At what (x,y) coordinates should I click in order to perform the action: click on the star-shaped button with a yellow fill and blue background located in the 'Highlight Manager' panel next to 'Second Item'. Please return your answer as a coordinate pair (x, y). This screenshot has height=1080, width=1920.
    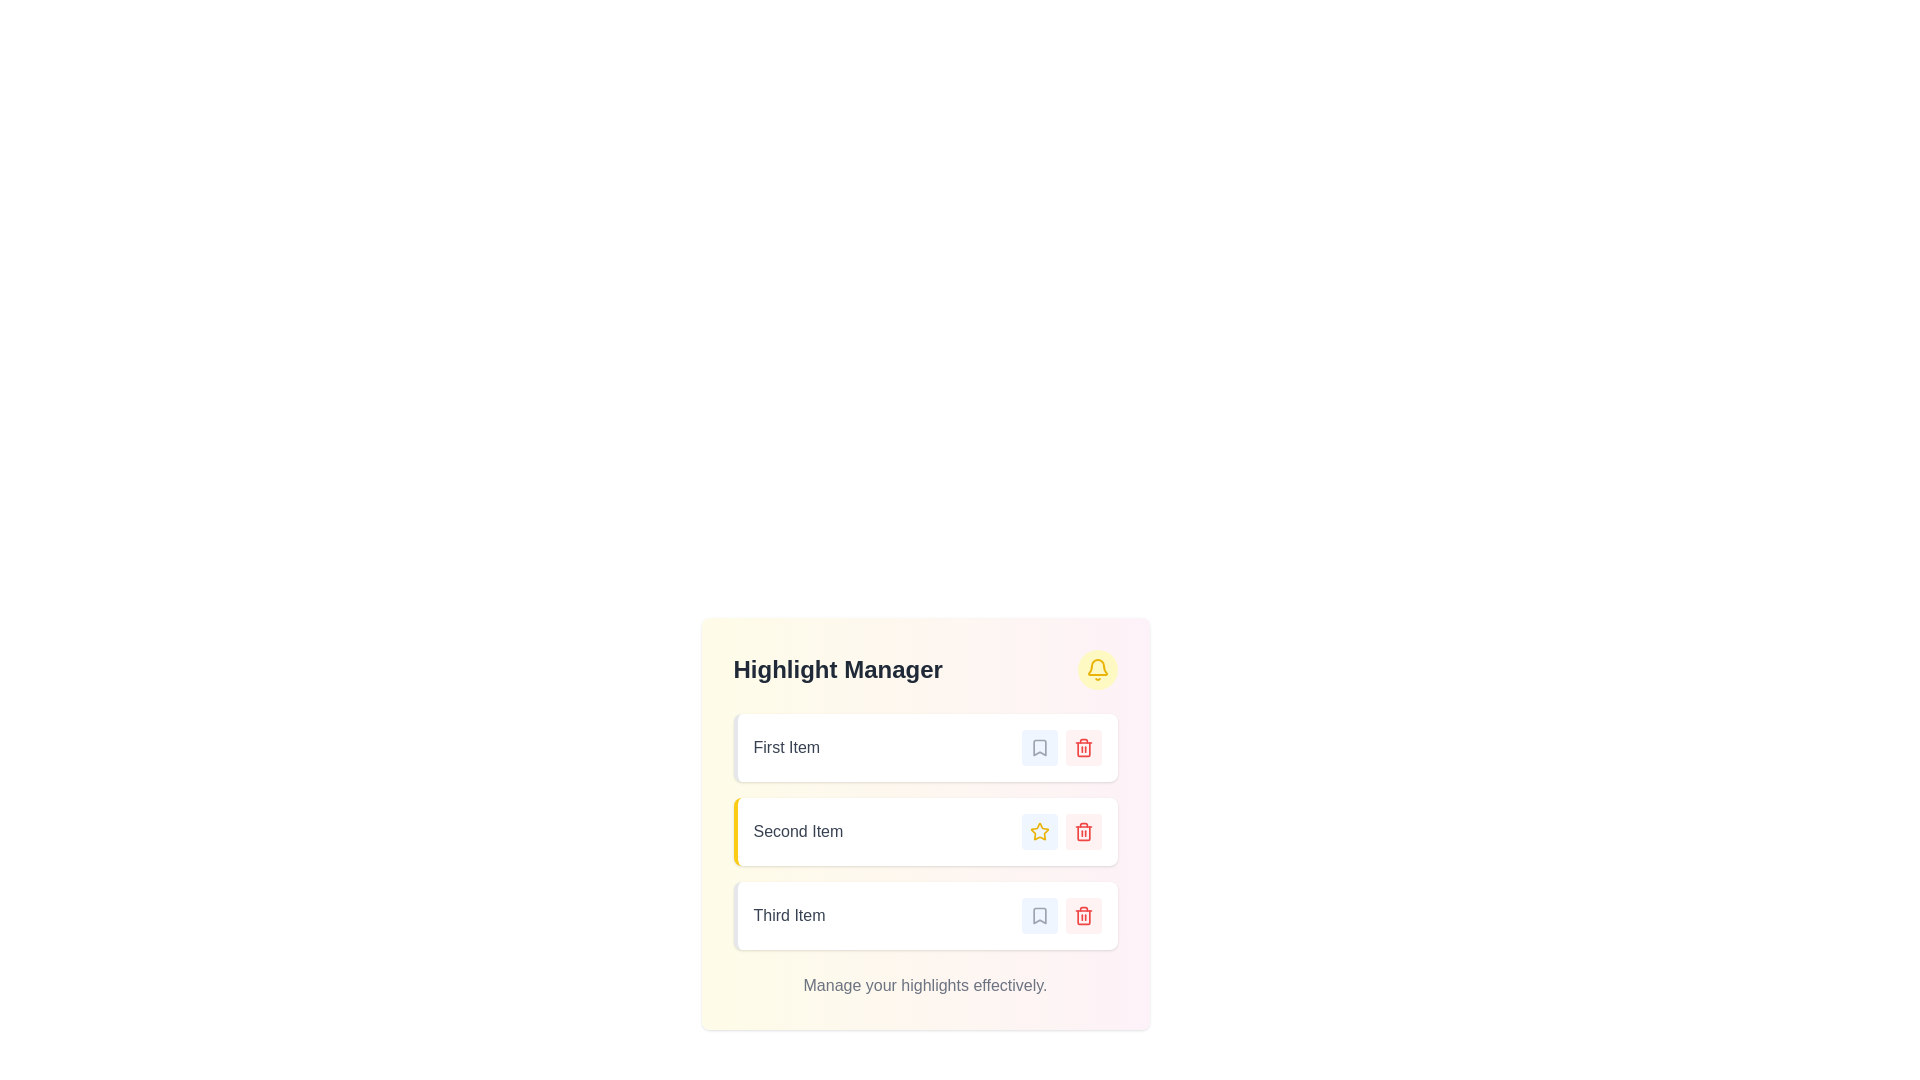
    Looking at the image, I should click on (1039, 832).